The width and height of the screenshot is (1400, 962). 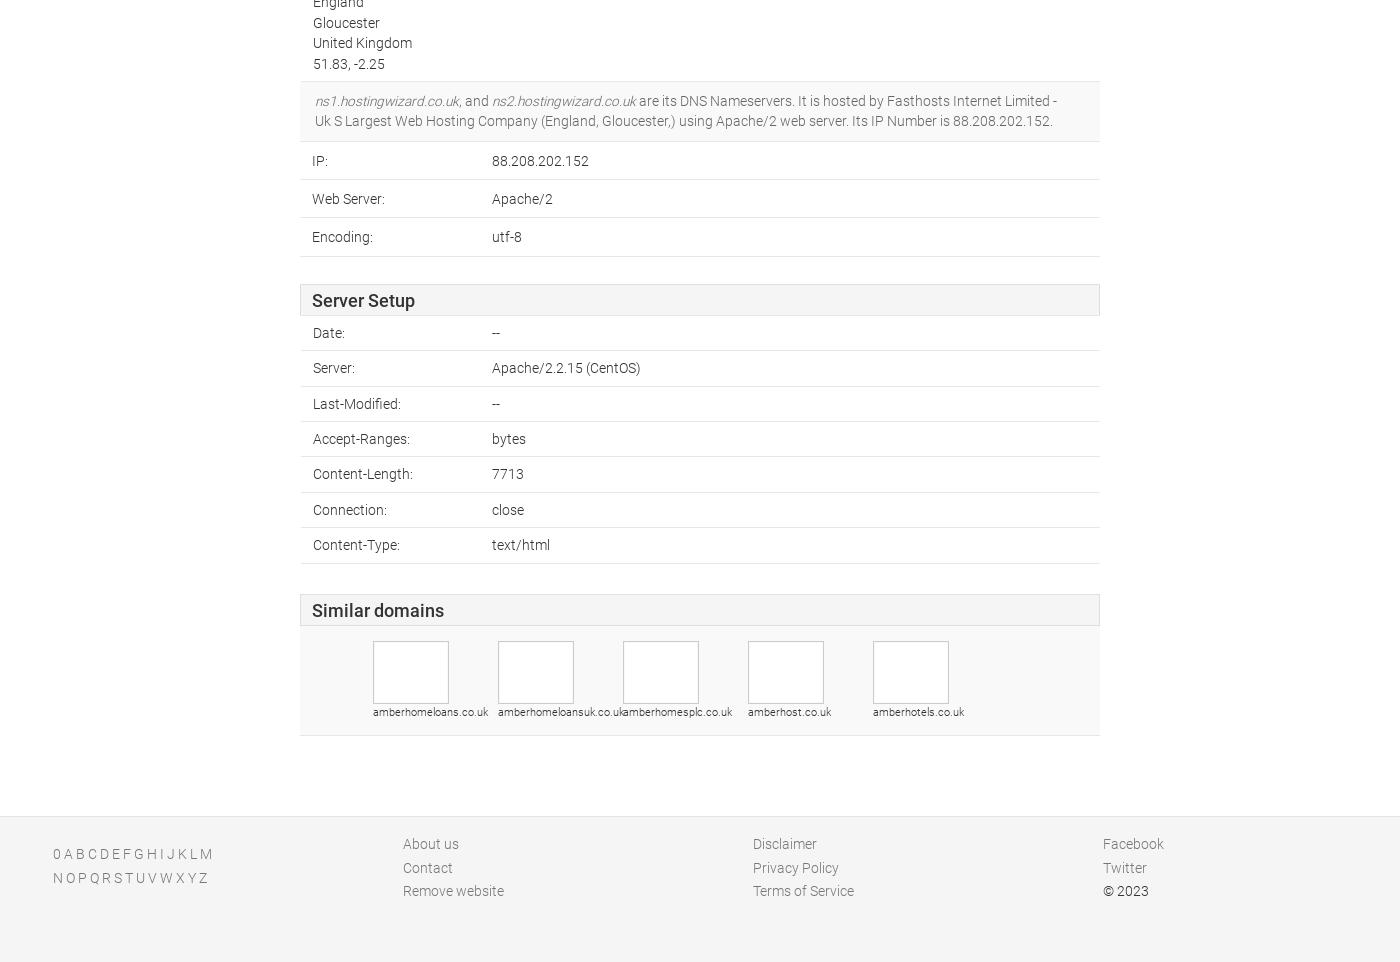 What do you see at coordinates (349, 507) in the screenshot?
I see `'Connection:'` at bounding box center [349, 507].